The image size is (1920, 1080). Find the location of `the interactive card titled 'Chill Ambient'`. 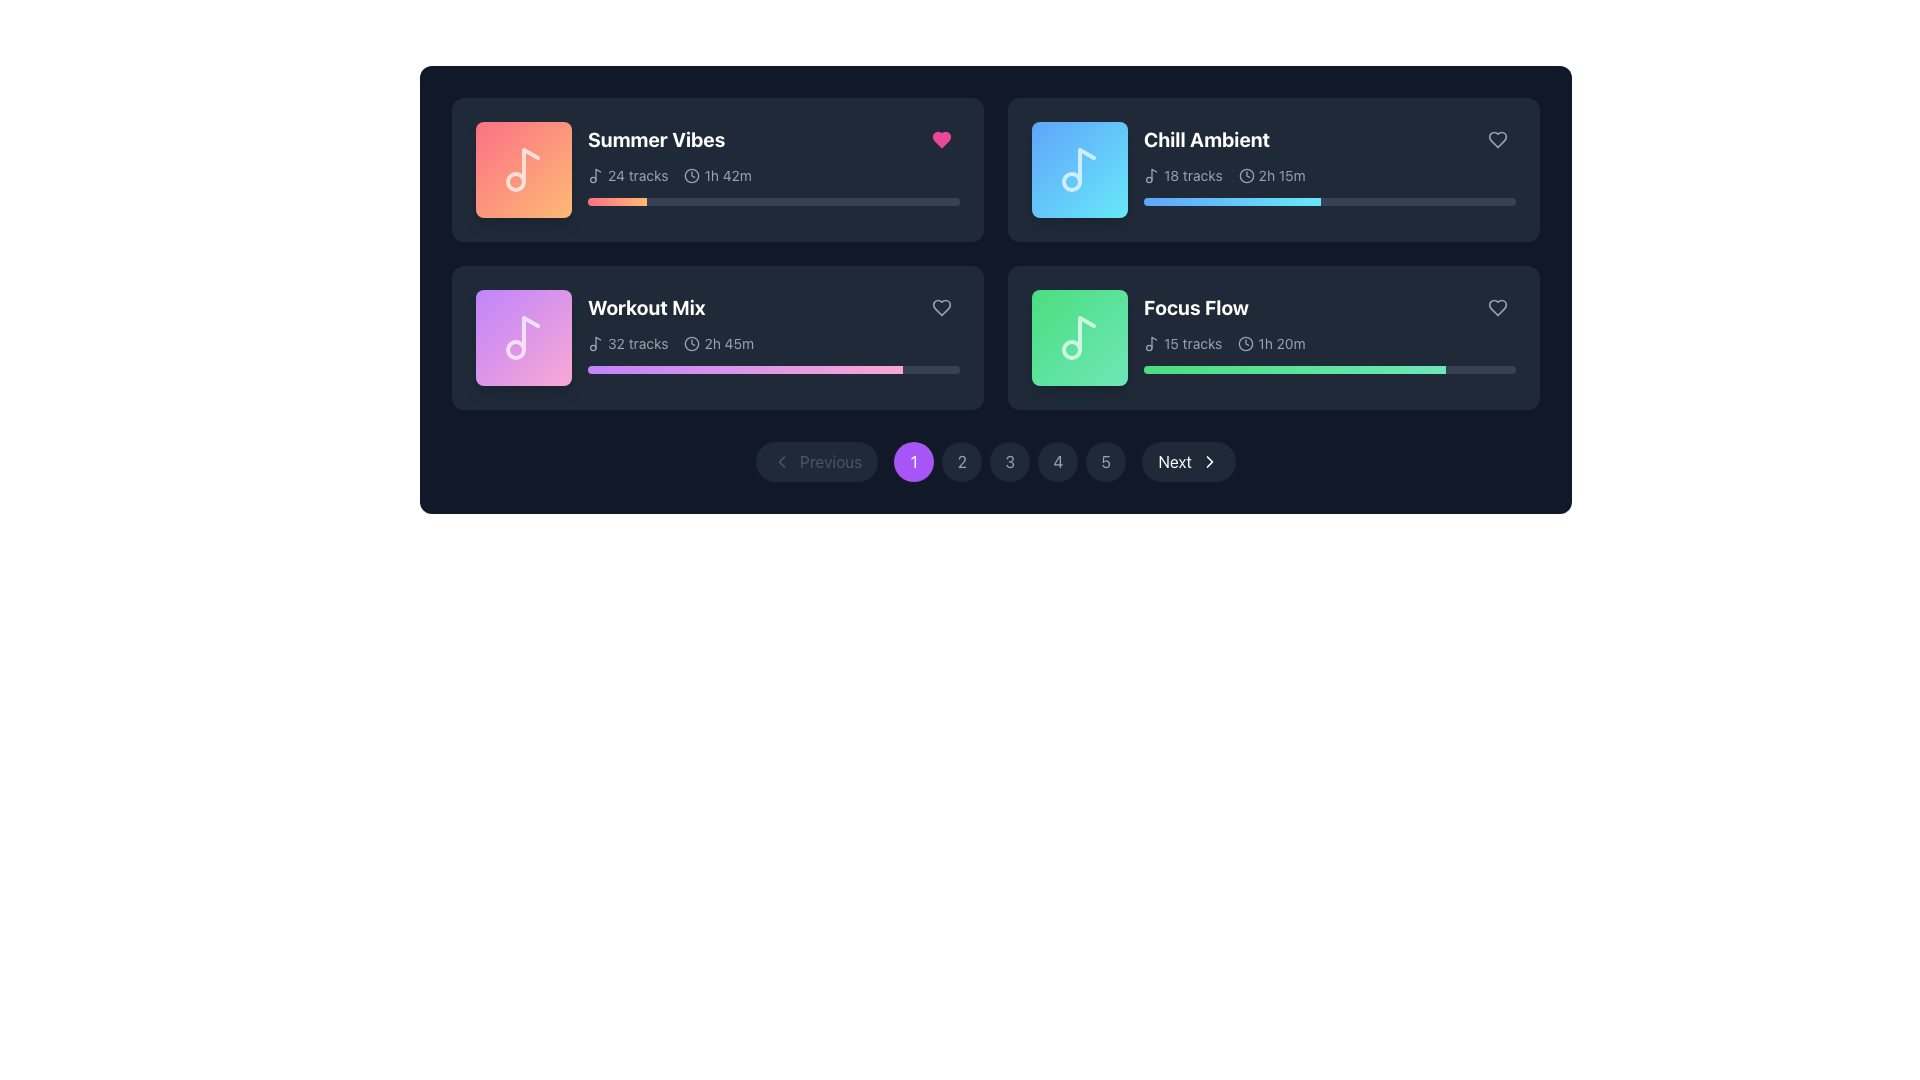

the interactive card titled 'Chill Ambient' is located at coordinates (1272, 168).